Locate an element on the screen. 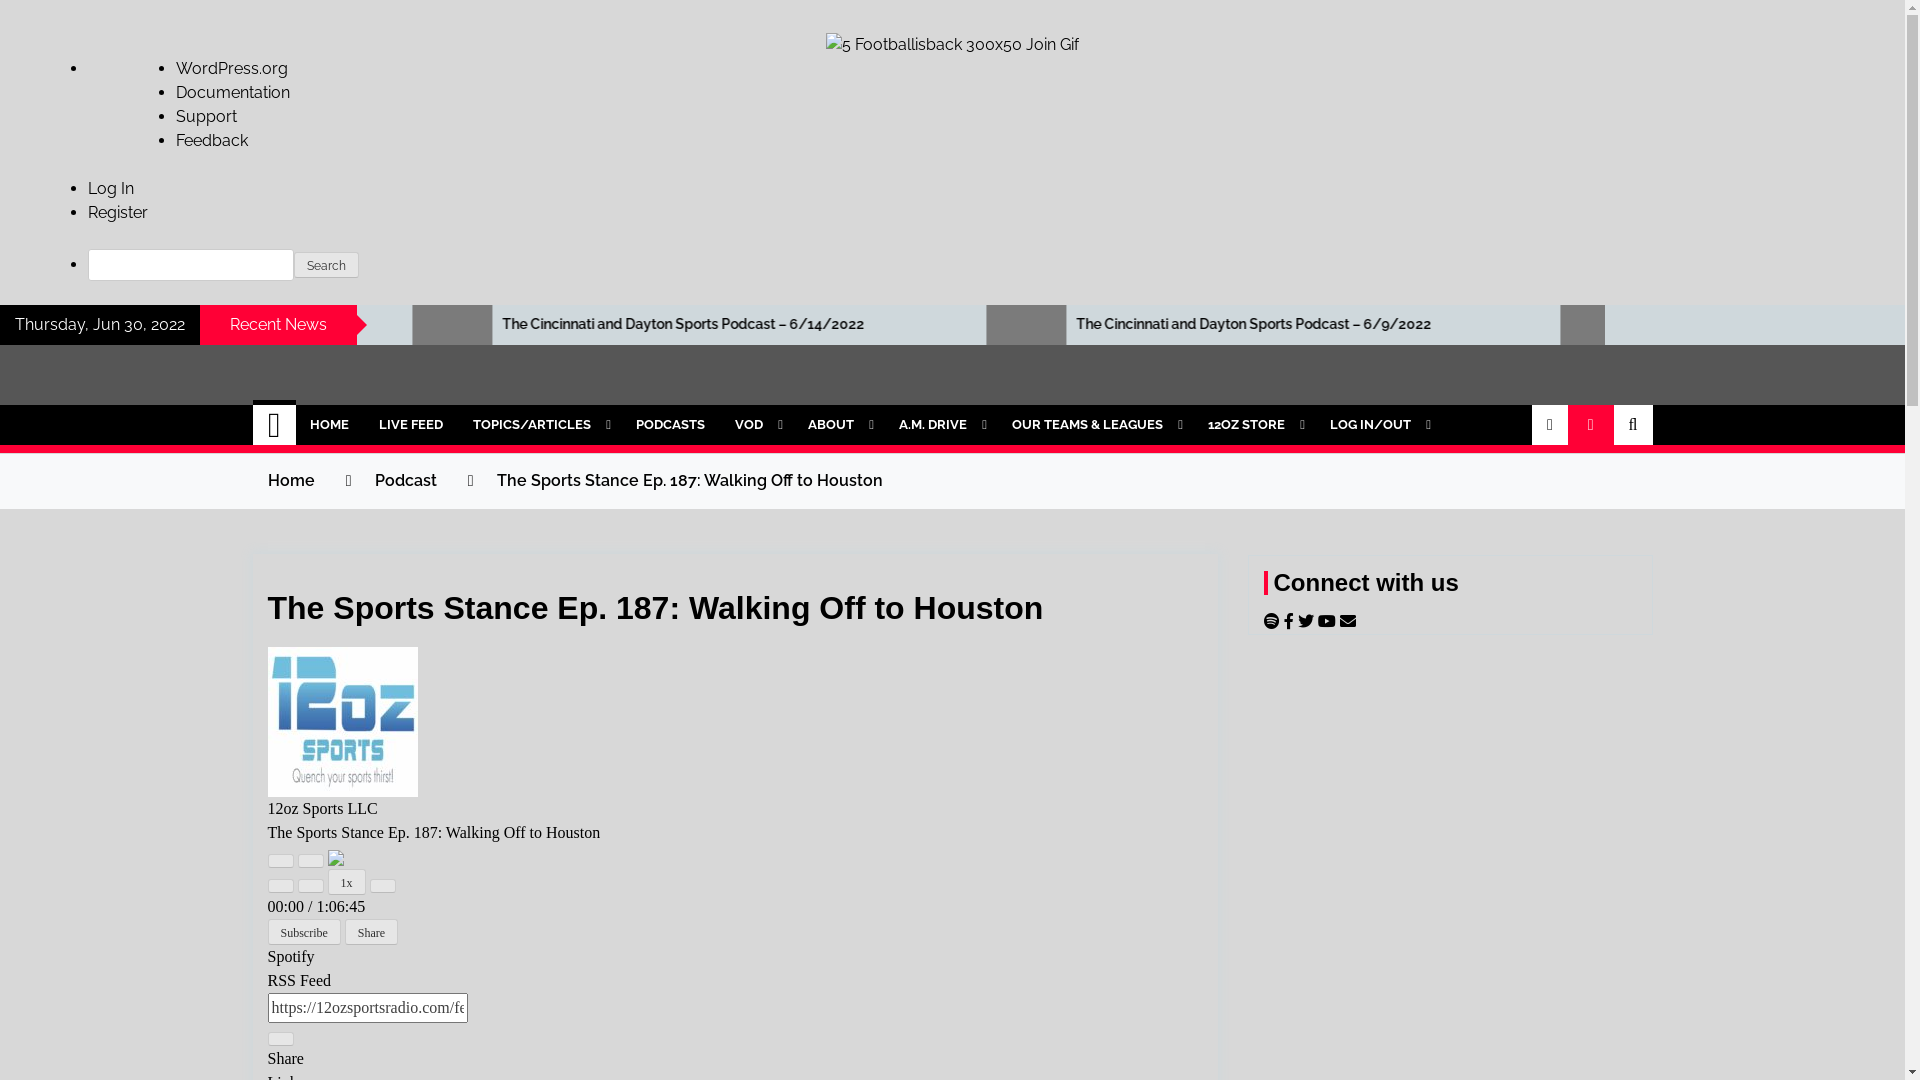 The height and width of the screenshot is (1080, 1920). 'OUR TEAMS & LEAGUES' is located at coordinates (1093, 423).